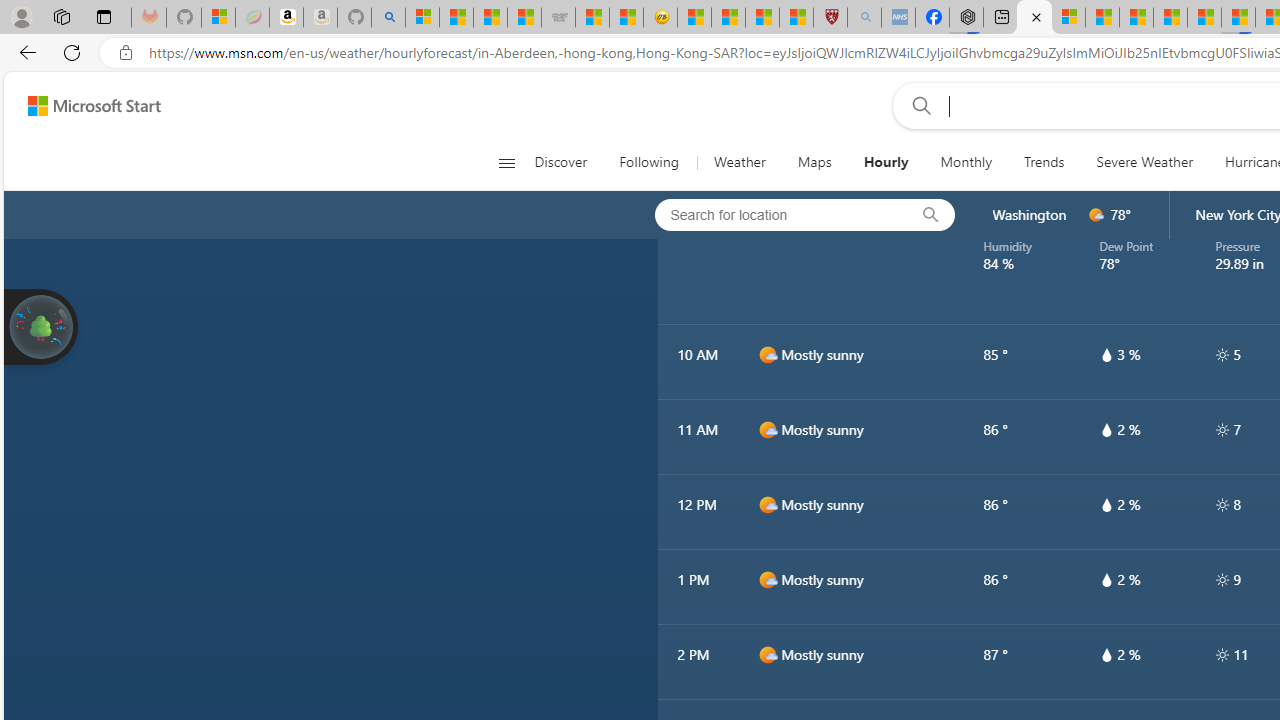 The image size is (1280, 720). Describe the element at coordinates (1144, 162) in the screenshot. I see `'Severe Weather'` at that location.